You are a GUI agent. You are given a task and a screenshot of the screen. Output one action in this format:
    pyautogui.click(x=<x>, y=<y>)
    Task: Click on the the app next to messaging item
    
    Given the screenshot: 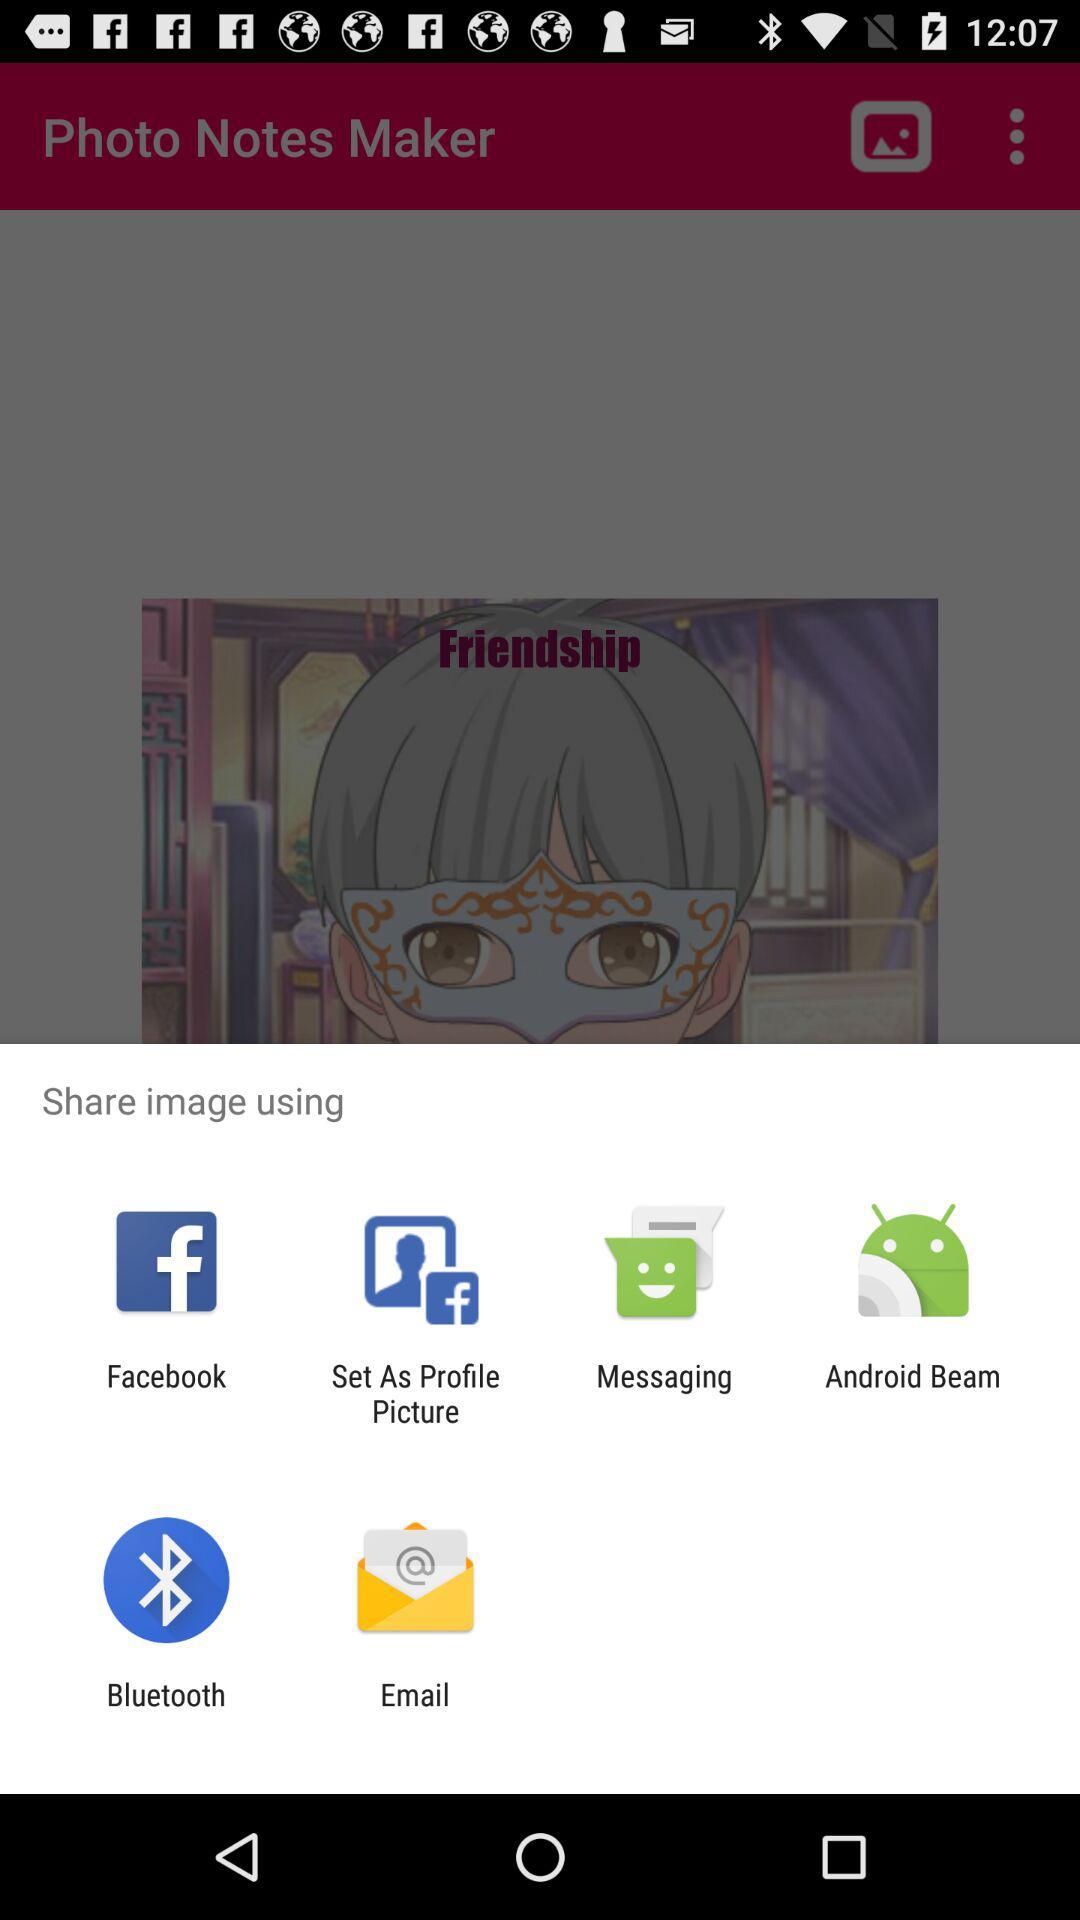 What is the action you would take?
    pyautogui.click(x=913, y=1392)
    